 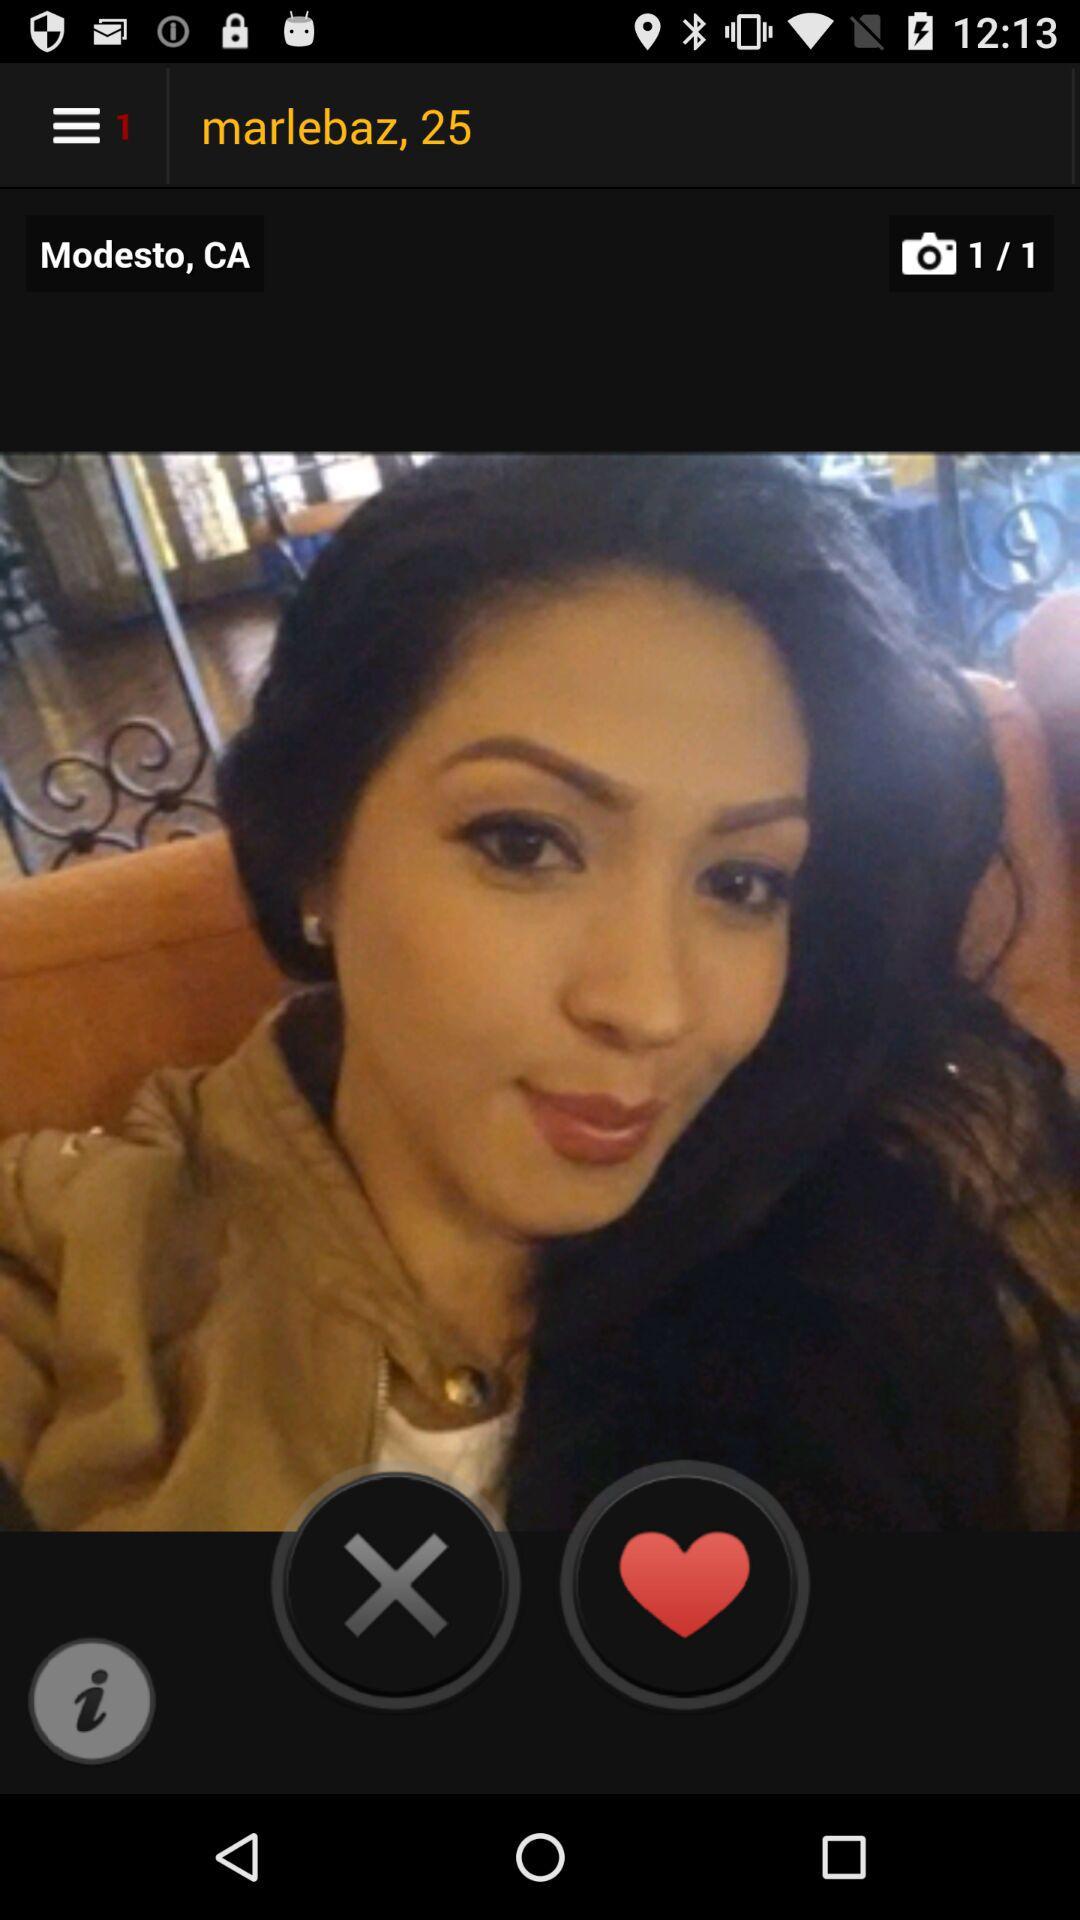 What do you see at coordinates (682, 1583) in the screenshot?
I see `interested` at bounding box center [682, 1583].